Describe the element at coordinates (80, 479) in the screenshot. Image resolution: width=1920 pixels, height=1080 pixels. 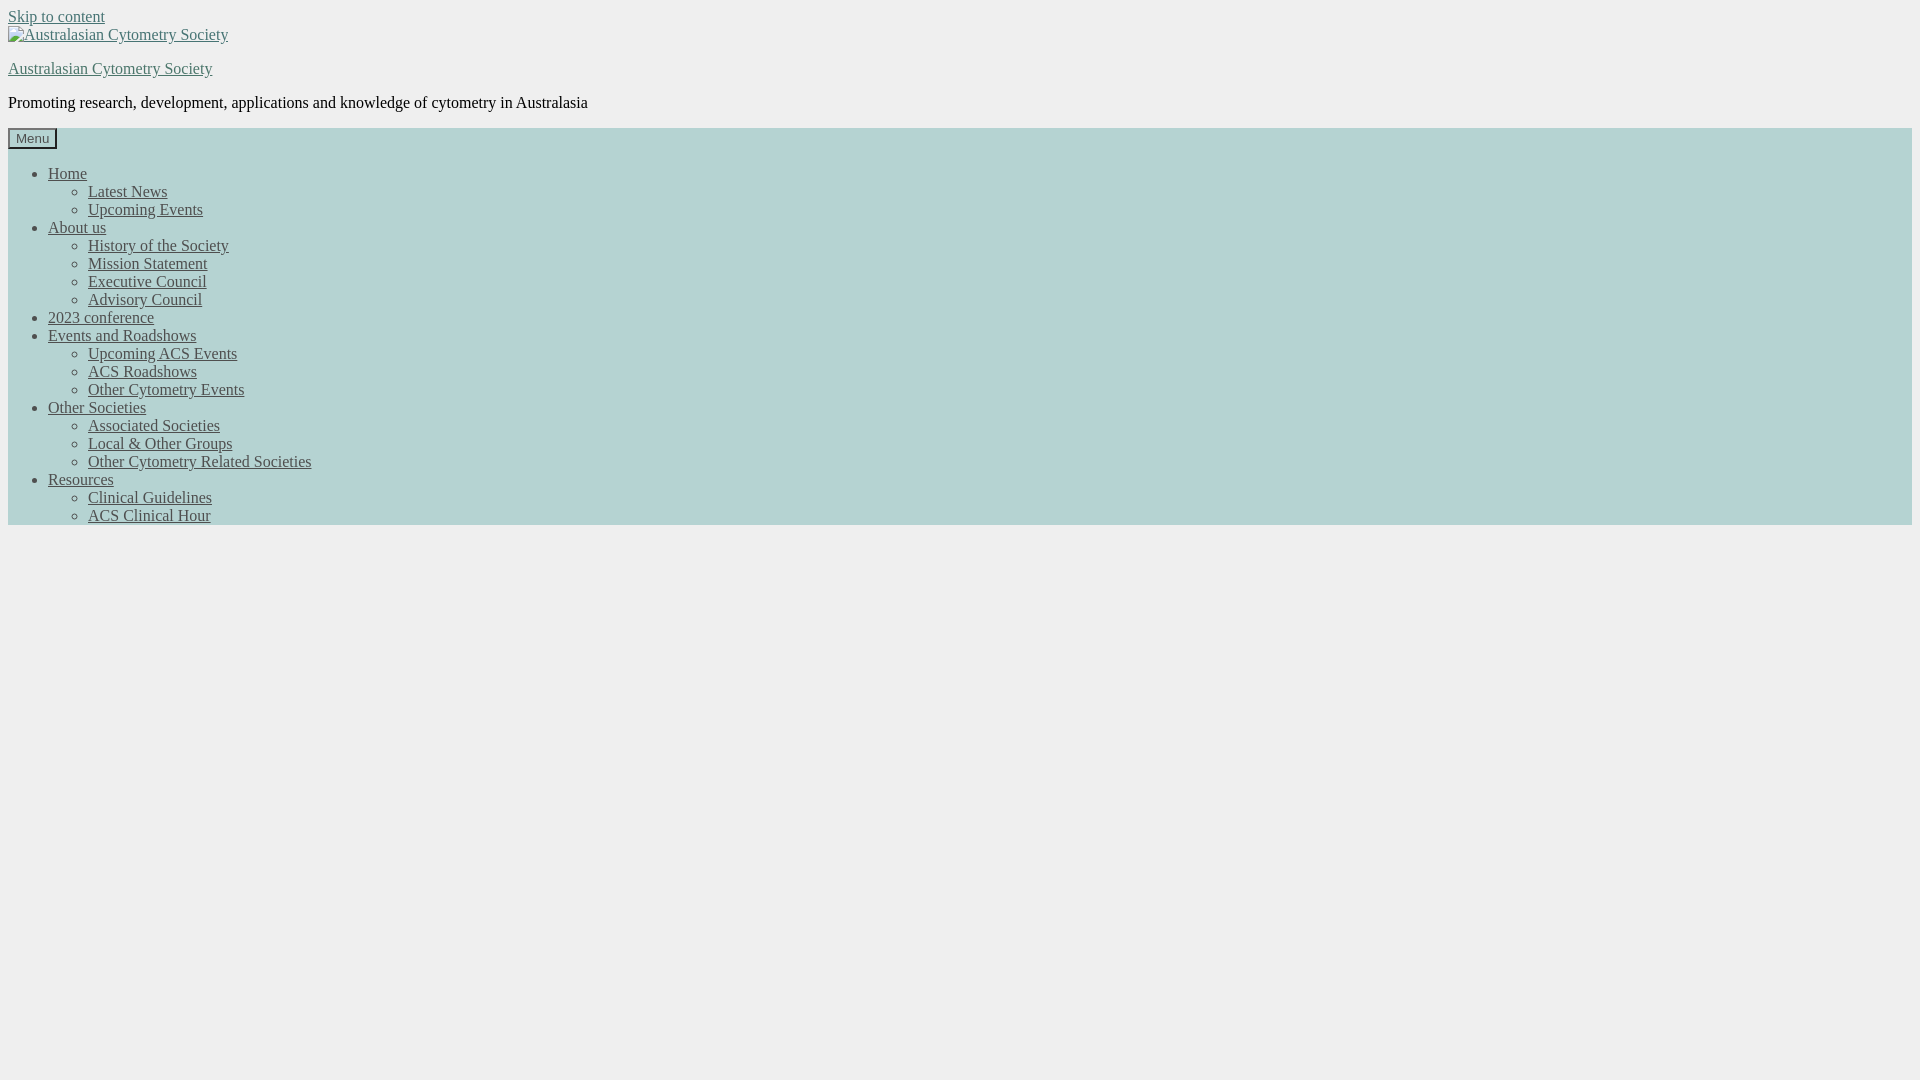
I see `'Resources'` at that location.